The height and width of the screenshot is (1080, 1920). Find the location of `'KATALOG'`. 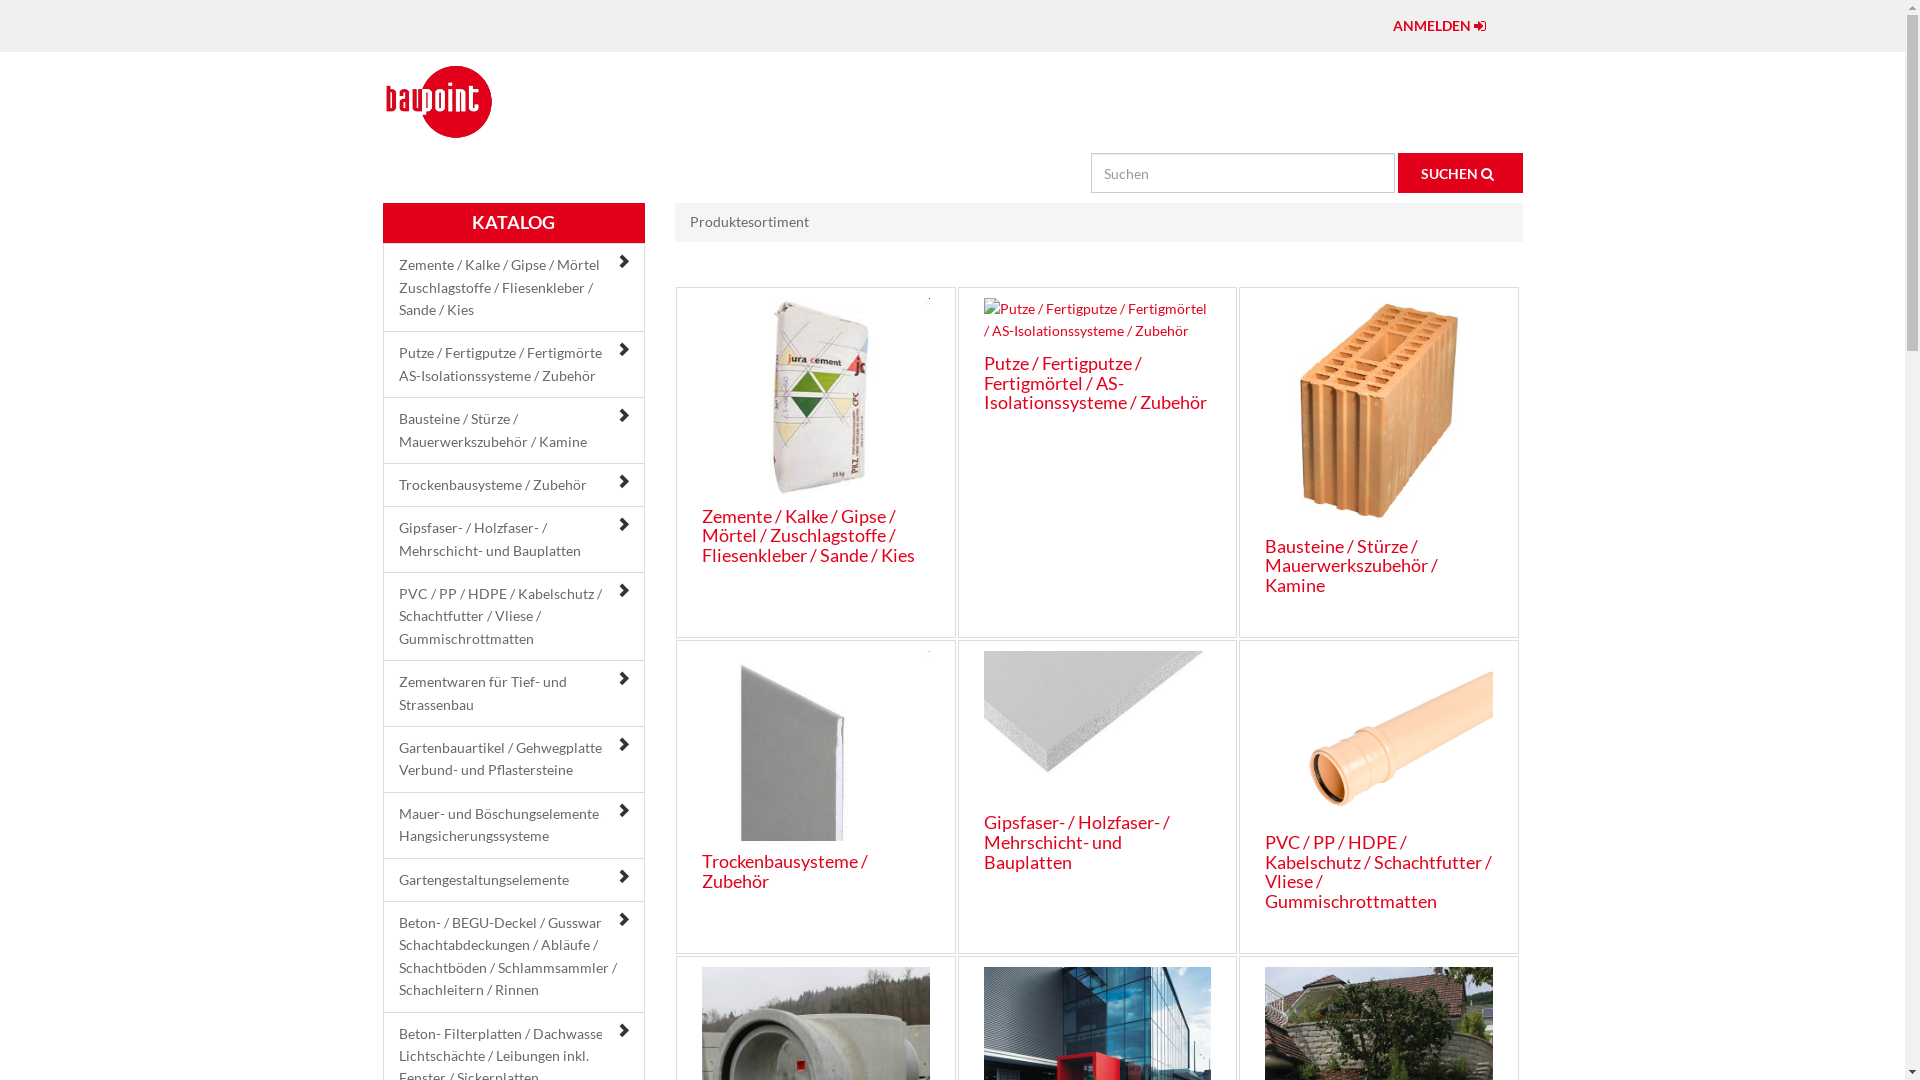

'KATALOG' is located at coordinates (513, 223).